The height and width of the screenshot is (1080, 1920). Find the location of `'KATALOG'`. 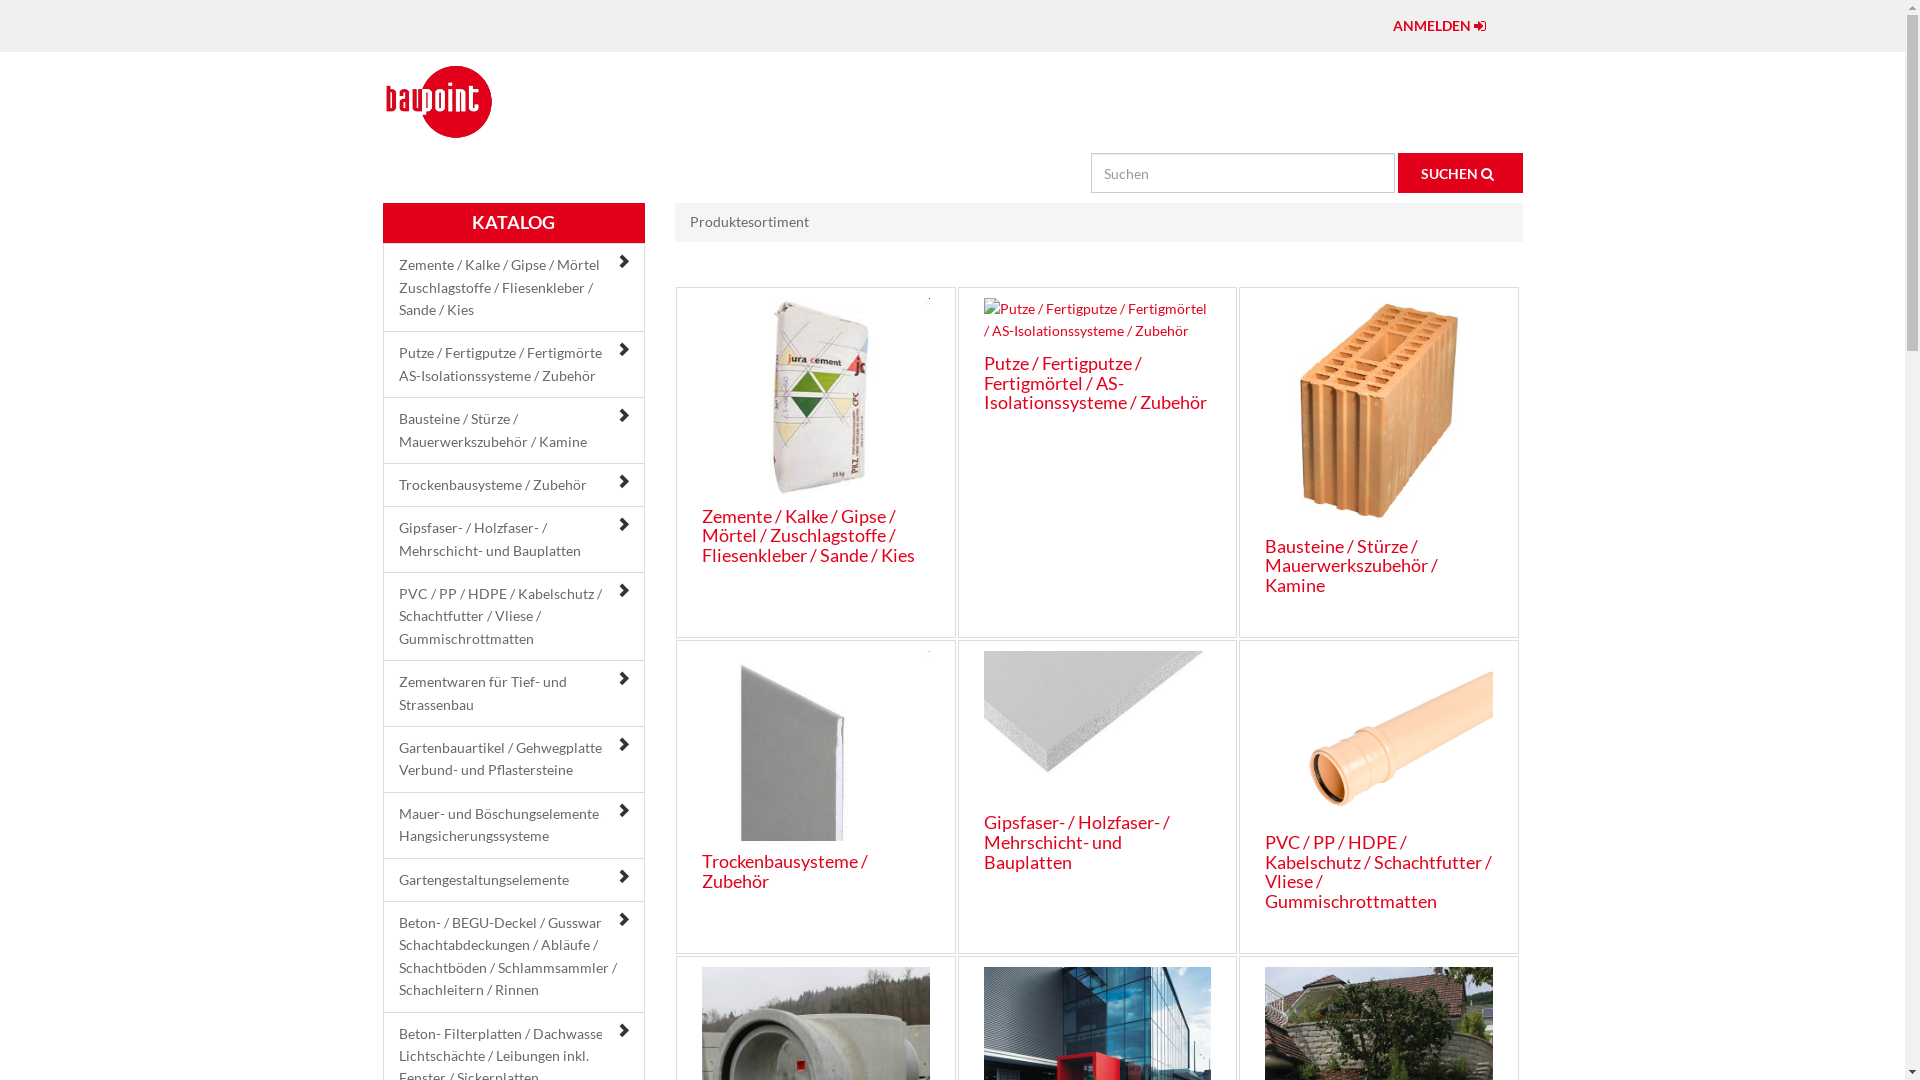

'KATALOG' is located at coordinates (513, 223).